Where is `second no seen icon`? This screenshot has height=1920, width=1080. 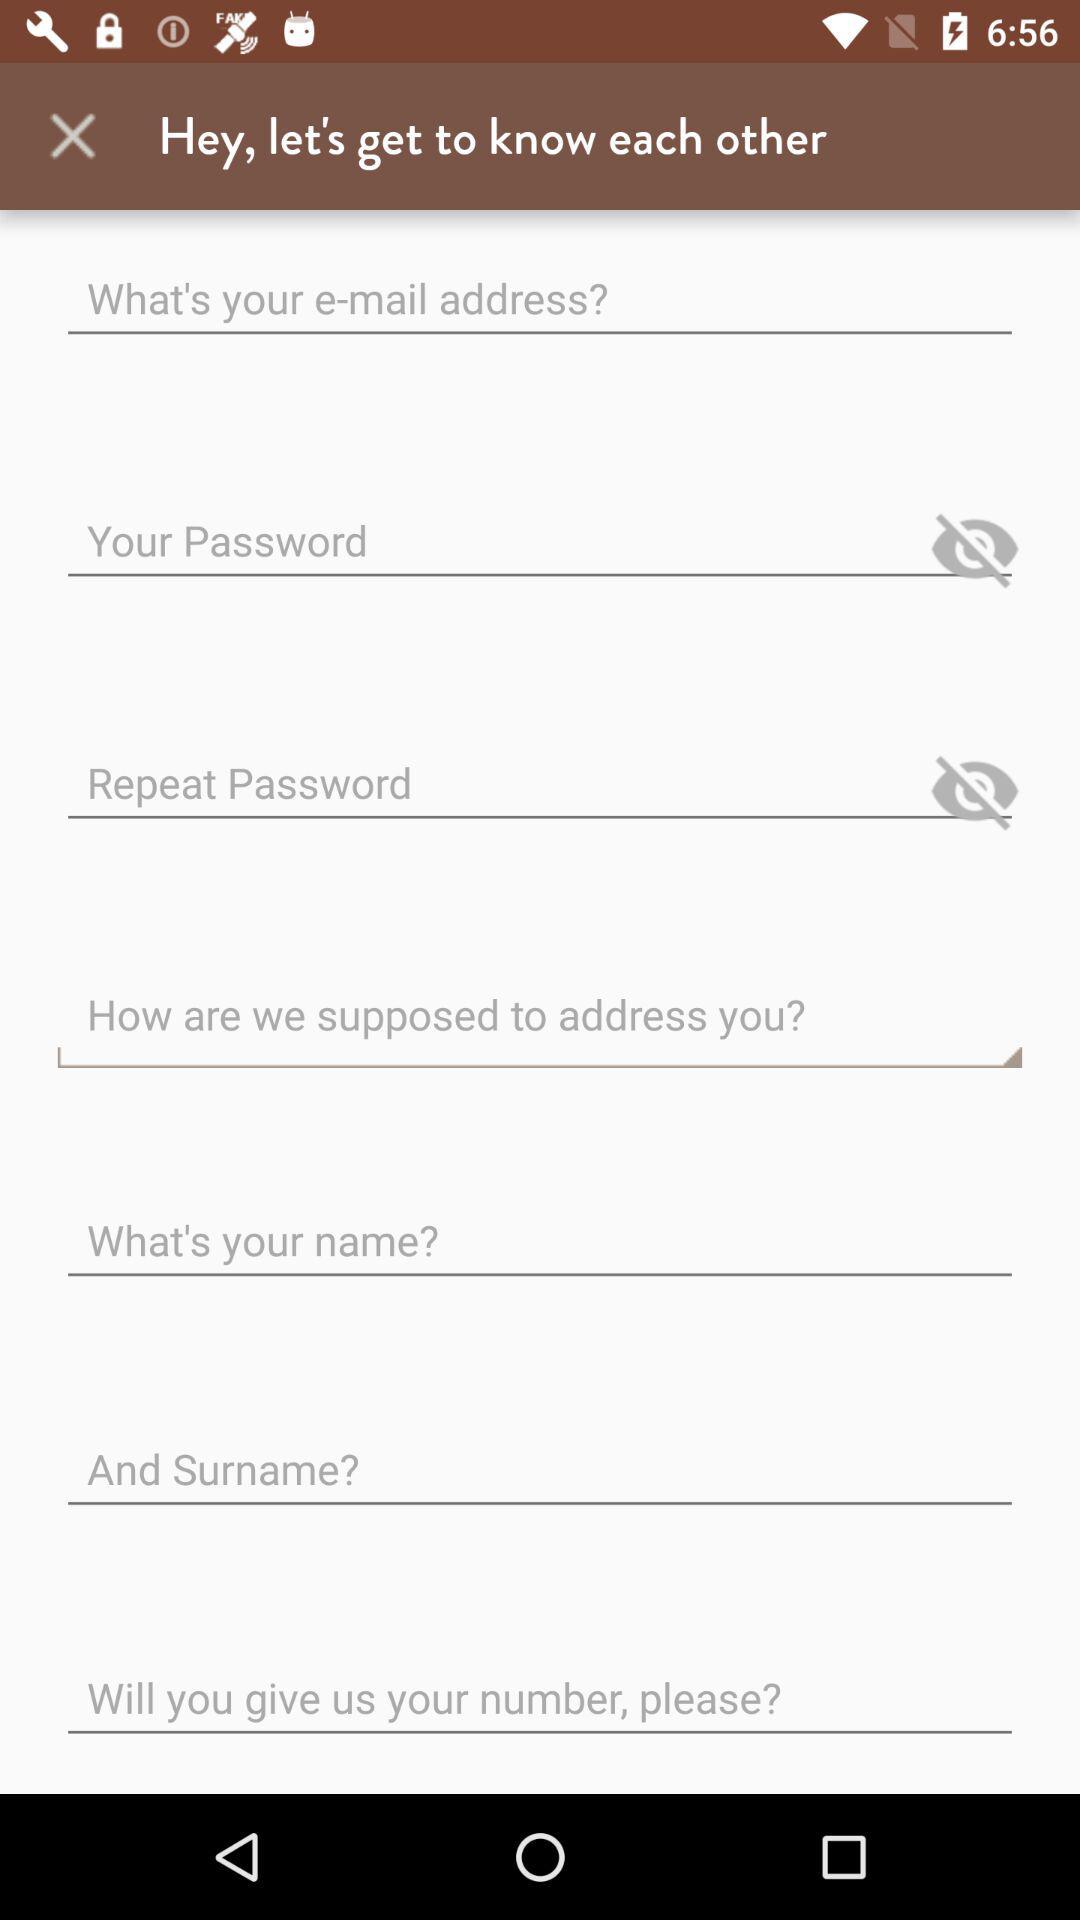 second no seen icon is located at coordinates (974, 790).